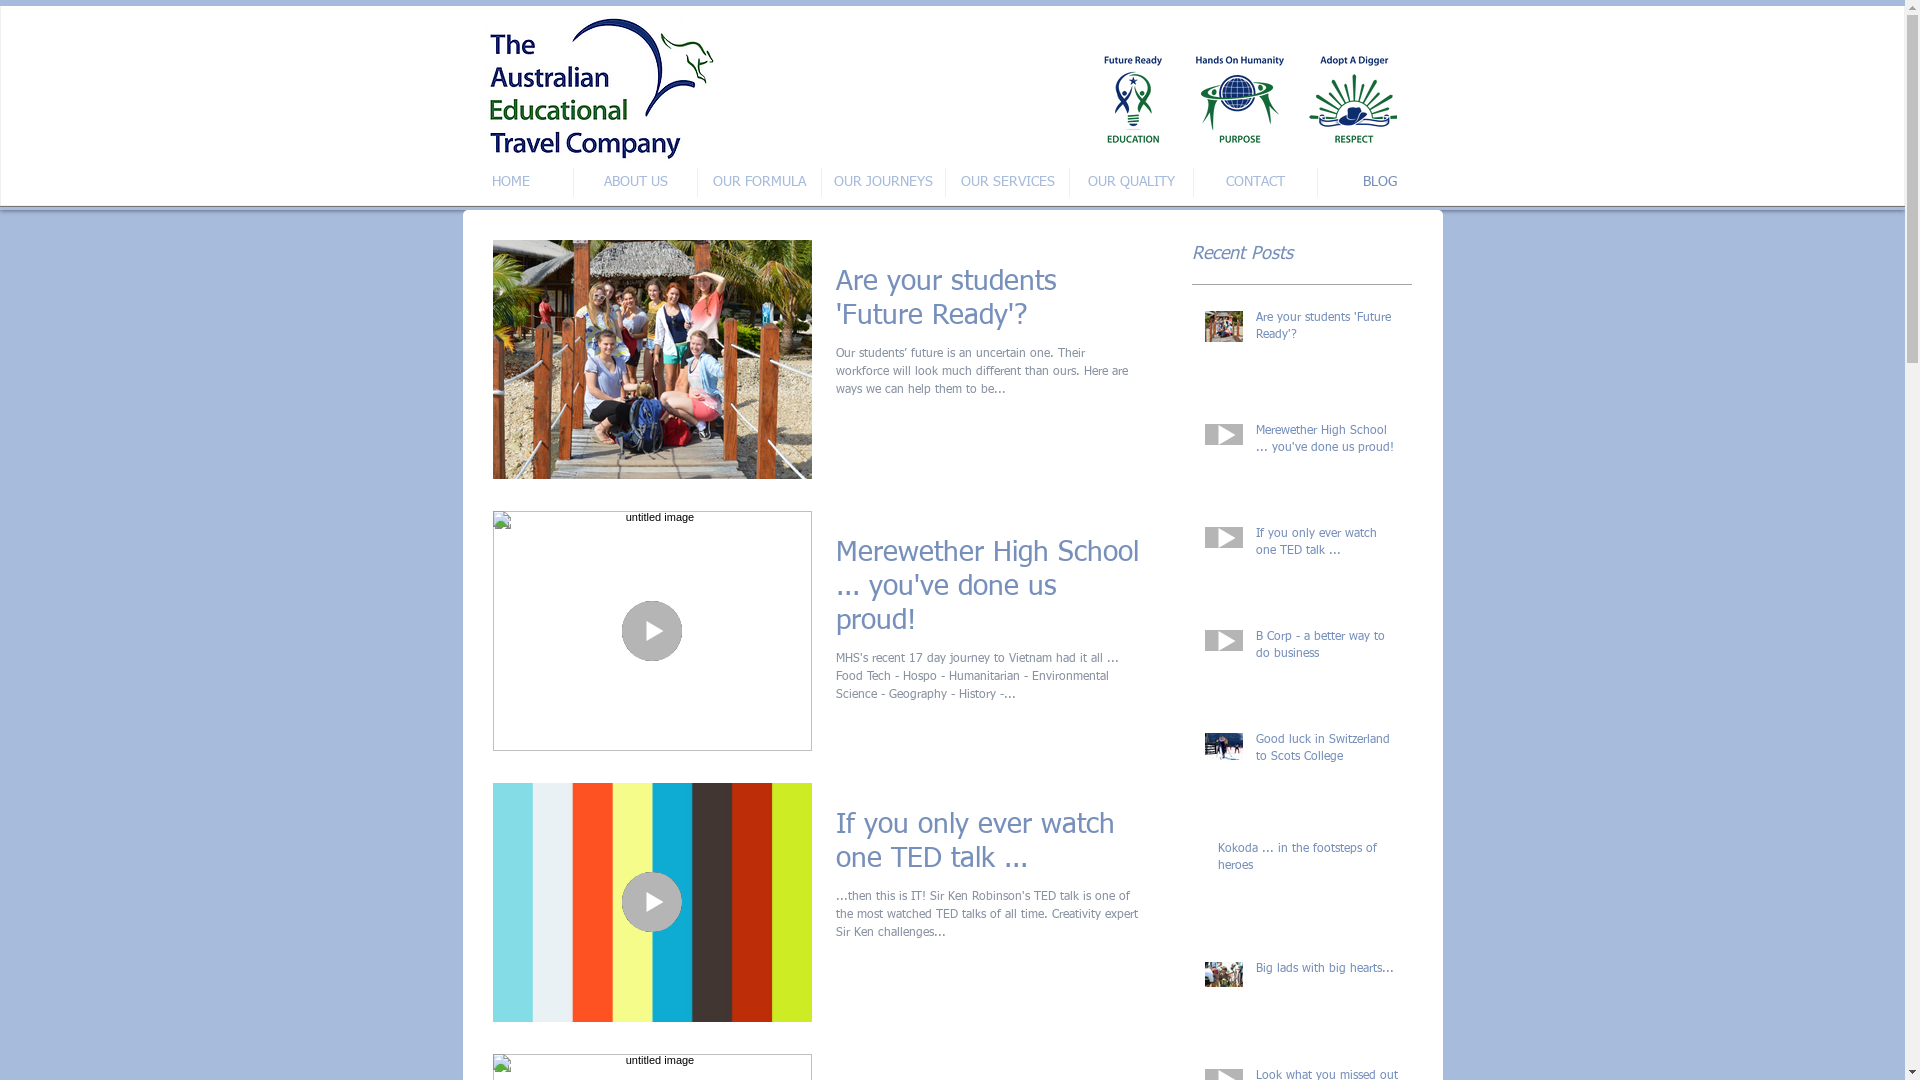  What do you see at coordinates (882, 182) in the screenshot?
I see `'OUR JOURNEYS'` at bounding box center [882, 182].